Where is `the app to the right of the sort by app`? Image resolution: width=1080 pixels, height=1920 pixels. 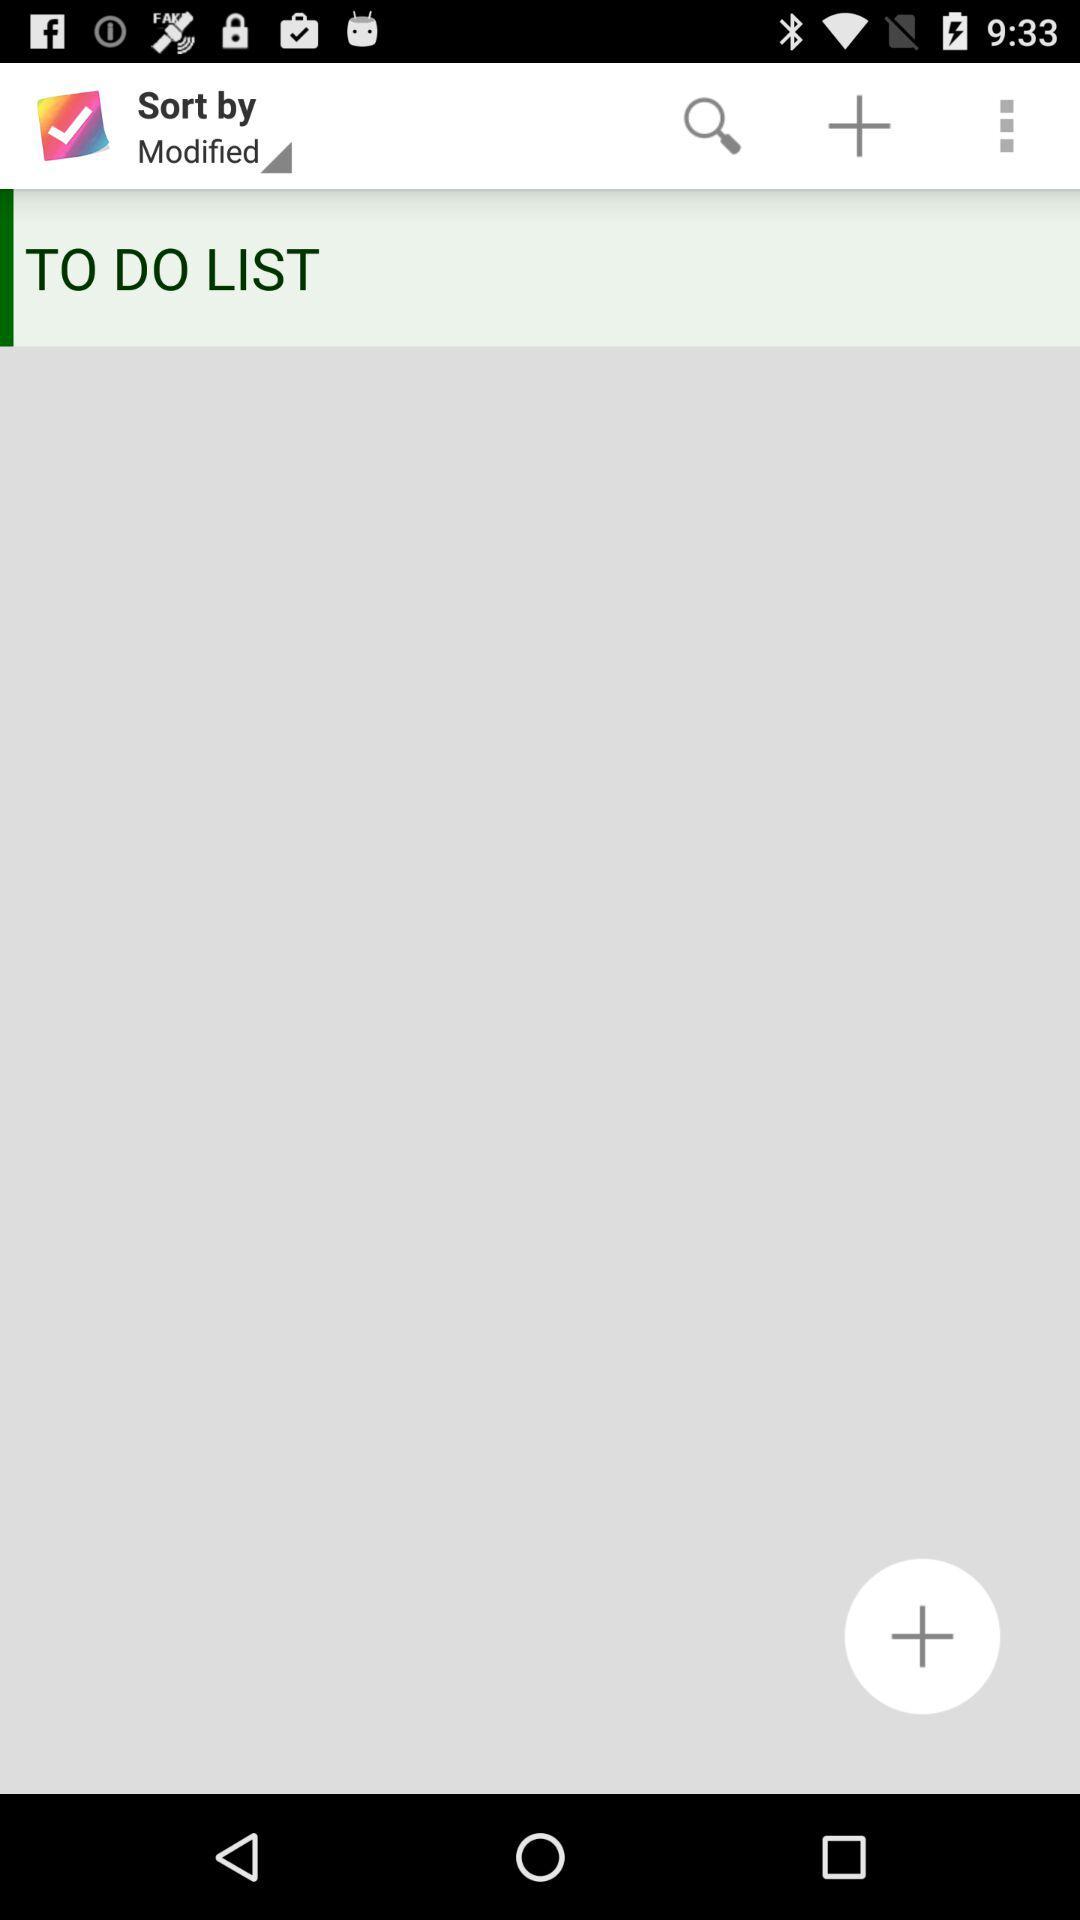 the app to the right of the sort by app is located at coordinates (711, 124).